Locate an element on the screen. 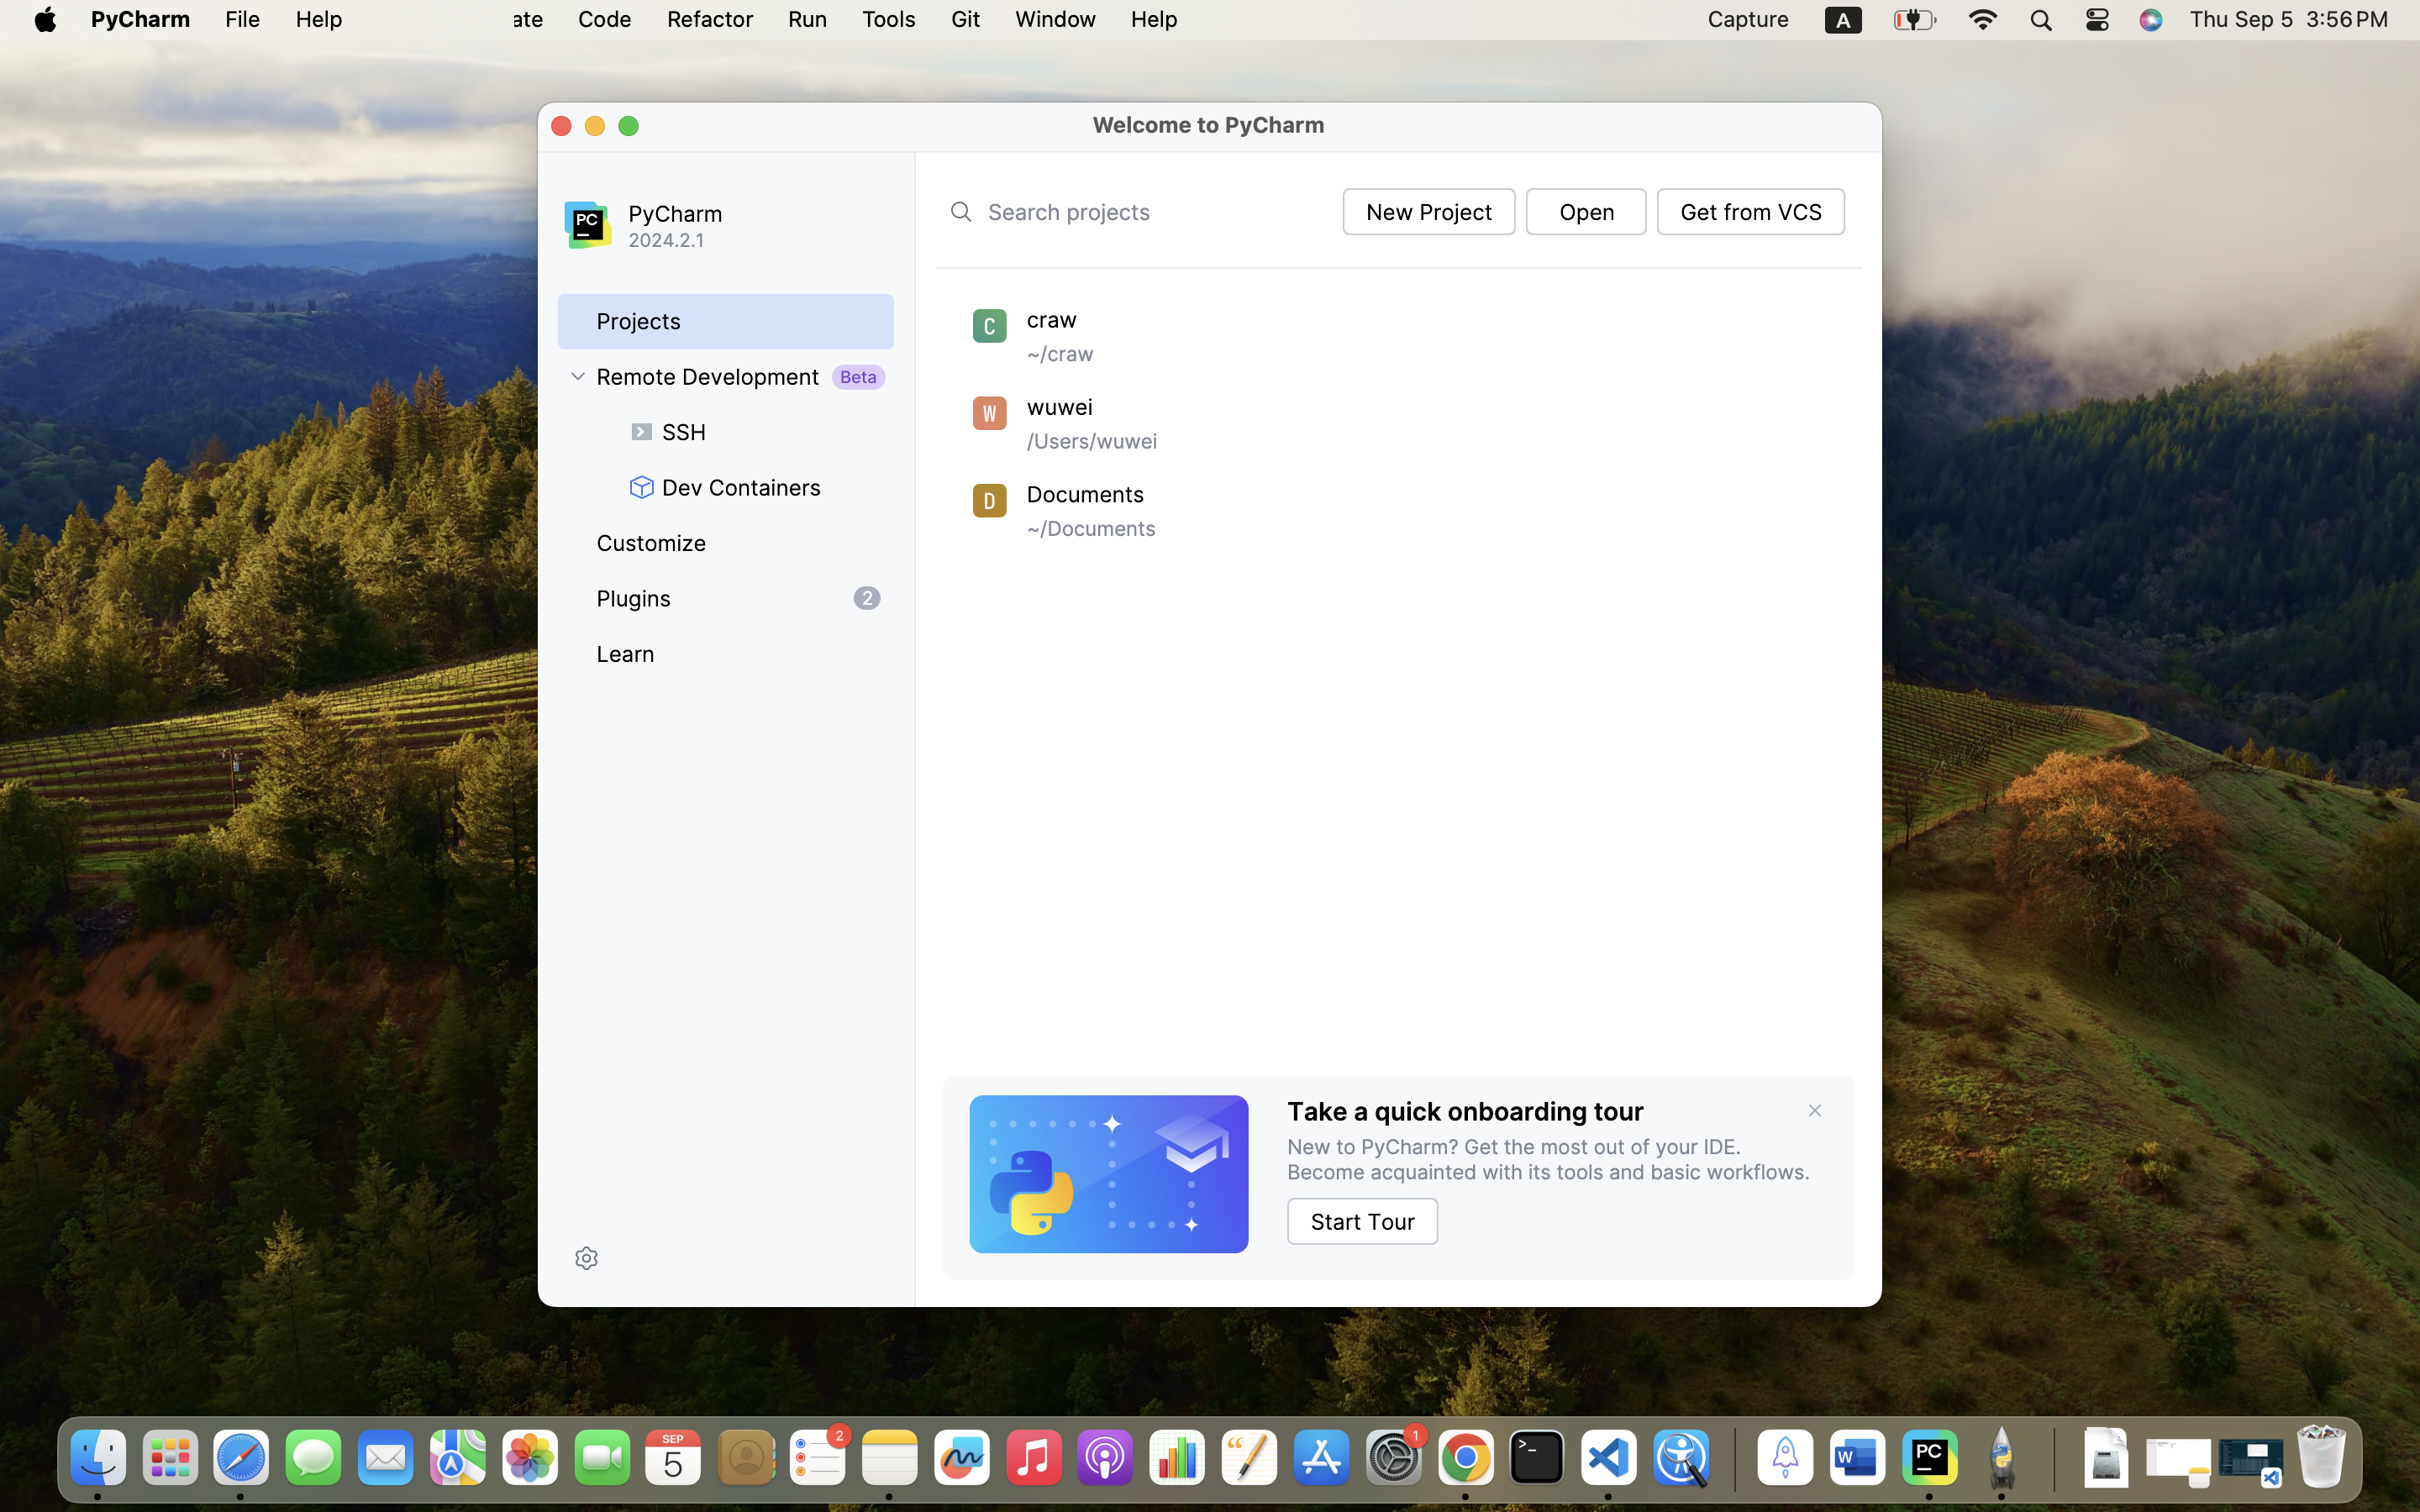 The height and width of the screenshot is (1512, 2420). 'PyCharm' is located at coordinates (749, 213).